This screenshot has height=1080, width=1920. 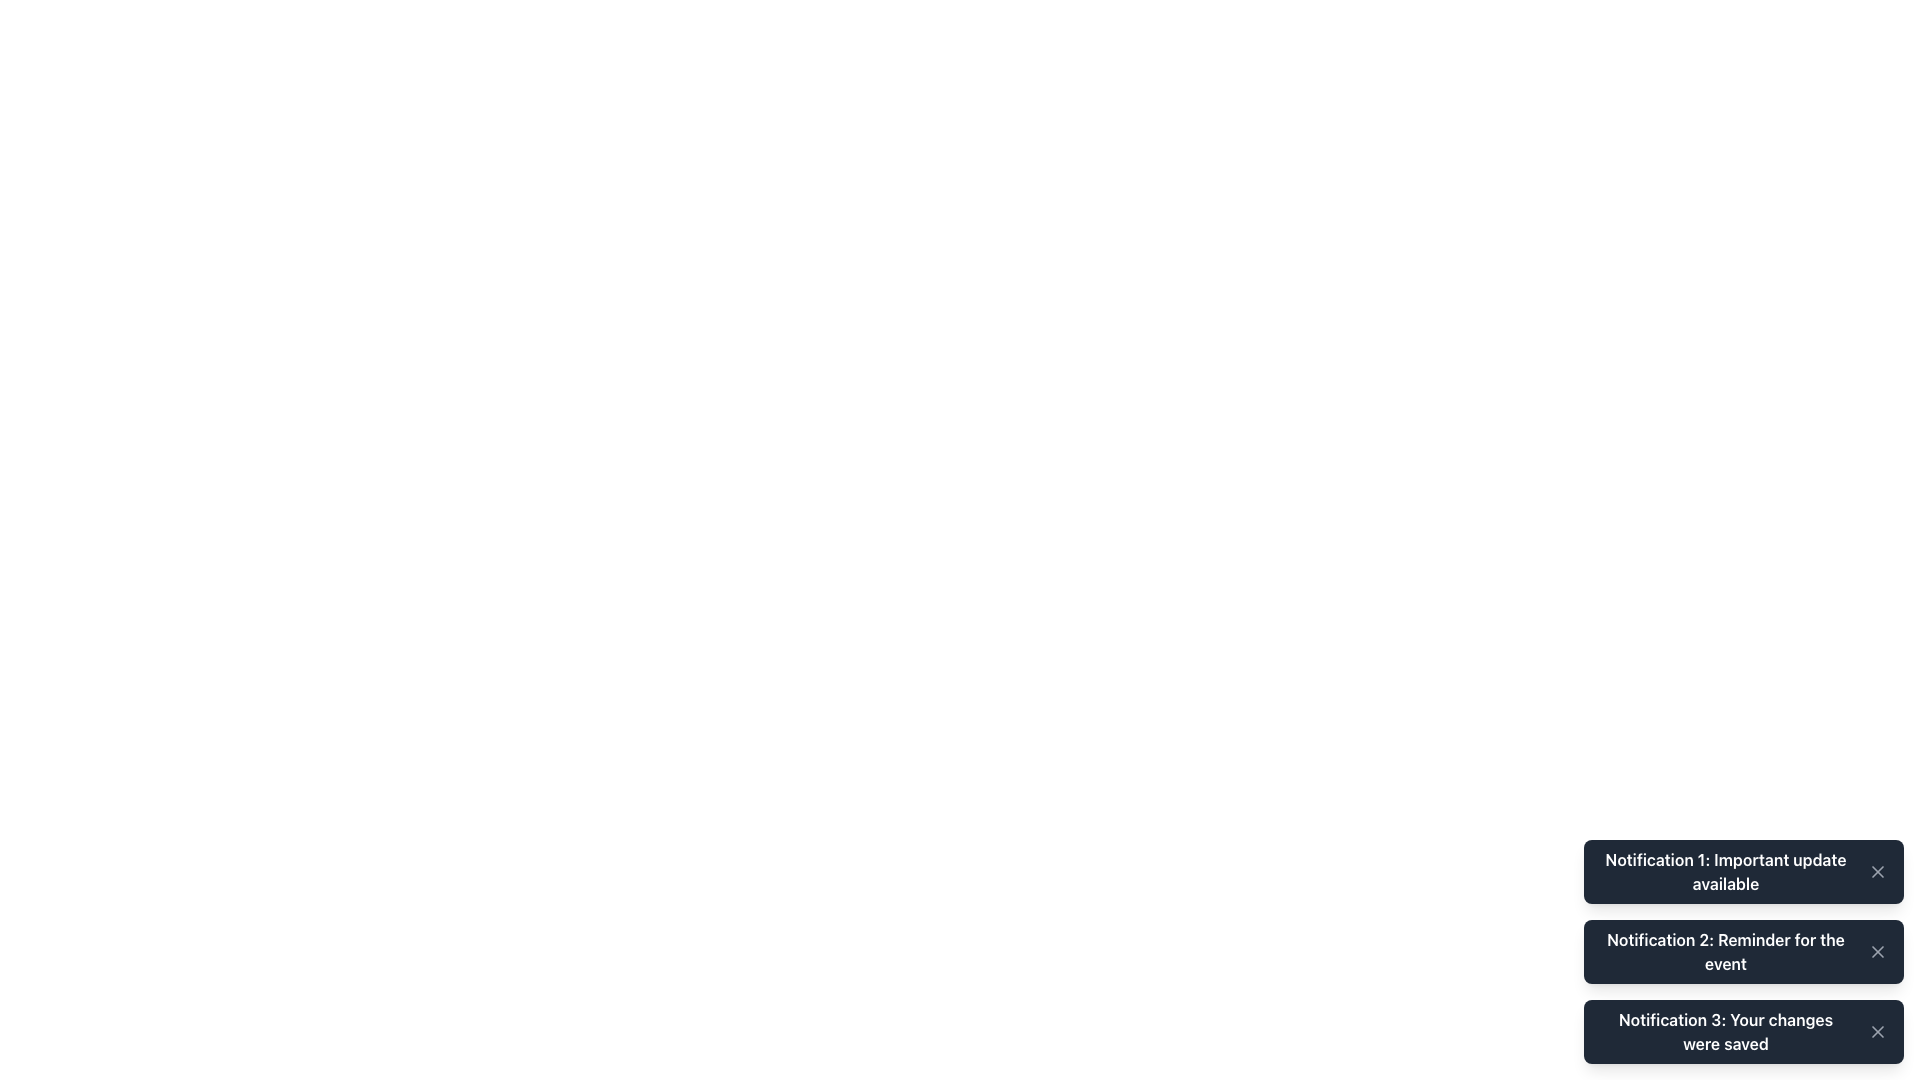 What do you see at coordinates (1725, 870) in the screenshot?
I see `the text label element displaying 'Notification 1: Important update available', which is styled in bold white on a dark background and is the first notification in a vertical list` at bounding box center [1725, 870].